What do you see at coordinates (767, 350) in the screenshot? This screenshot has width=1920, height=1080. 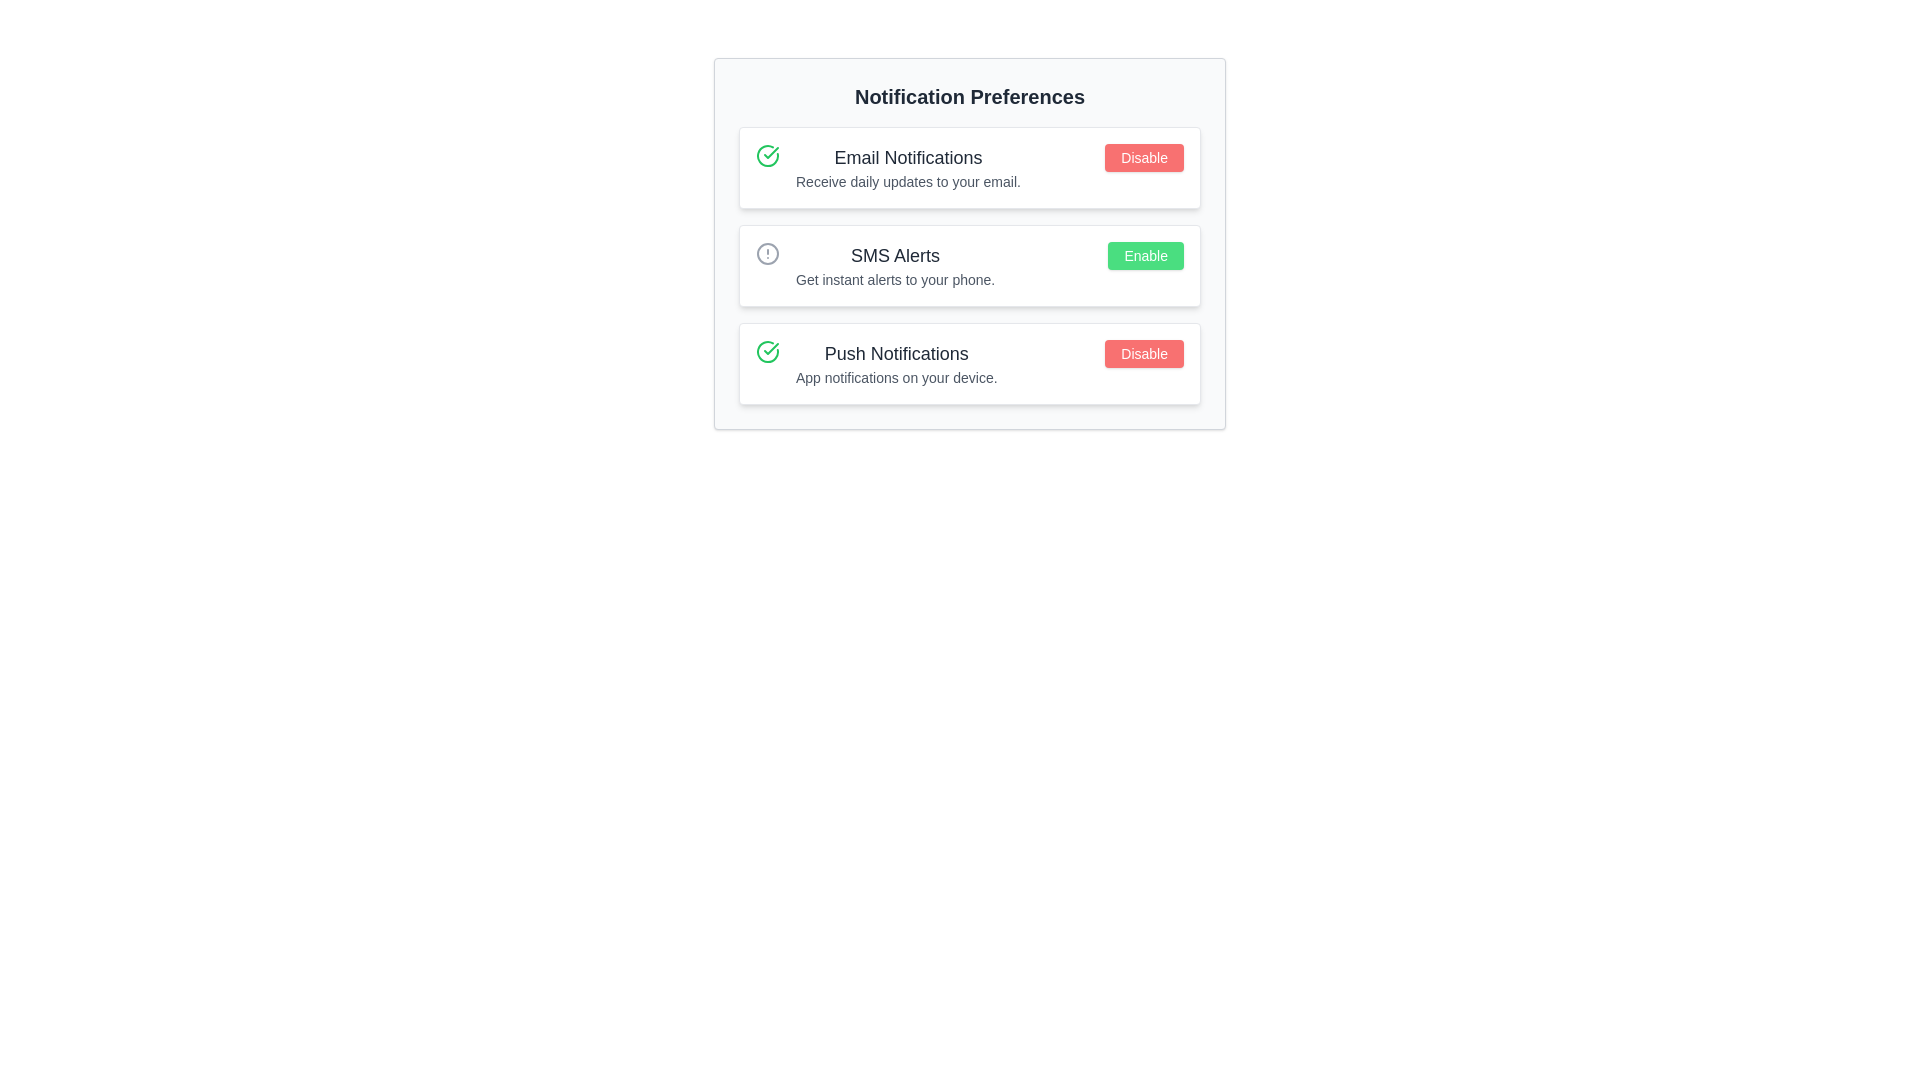 I see `the green circle icon with a checkmark inside, located in the 'Push Notifications' panel, adjacent to the 'Push Notifications' text` at bounding box center [767, 350].